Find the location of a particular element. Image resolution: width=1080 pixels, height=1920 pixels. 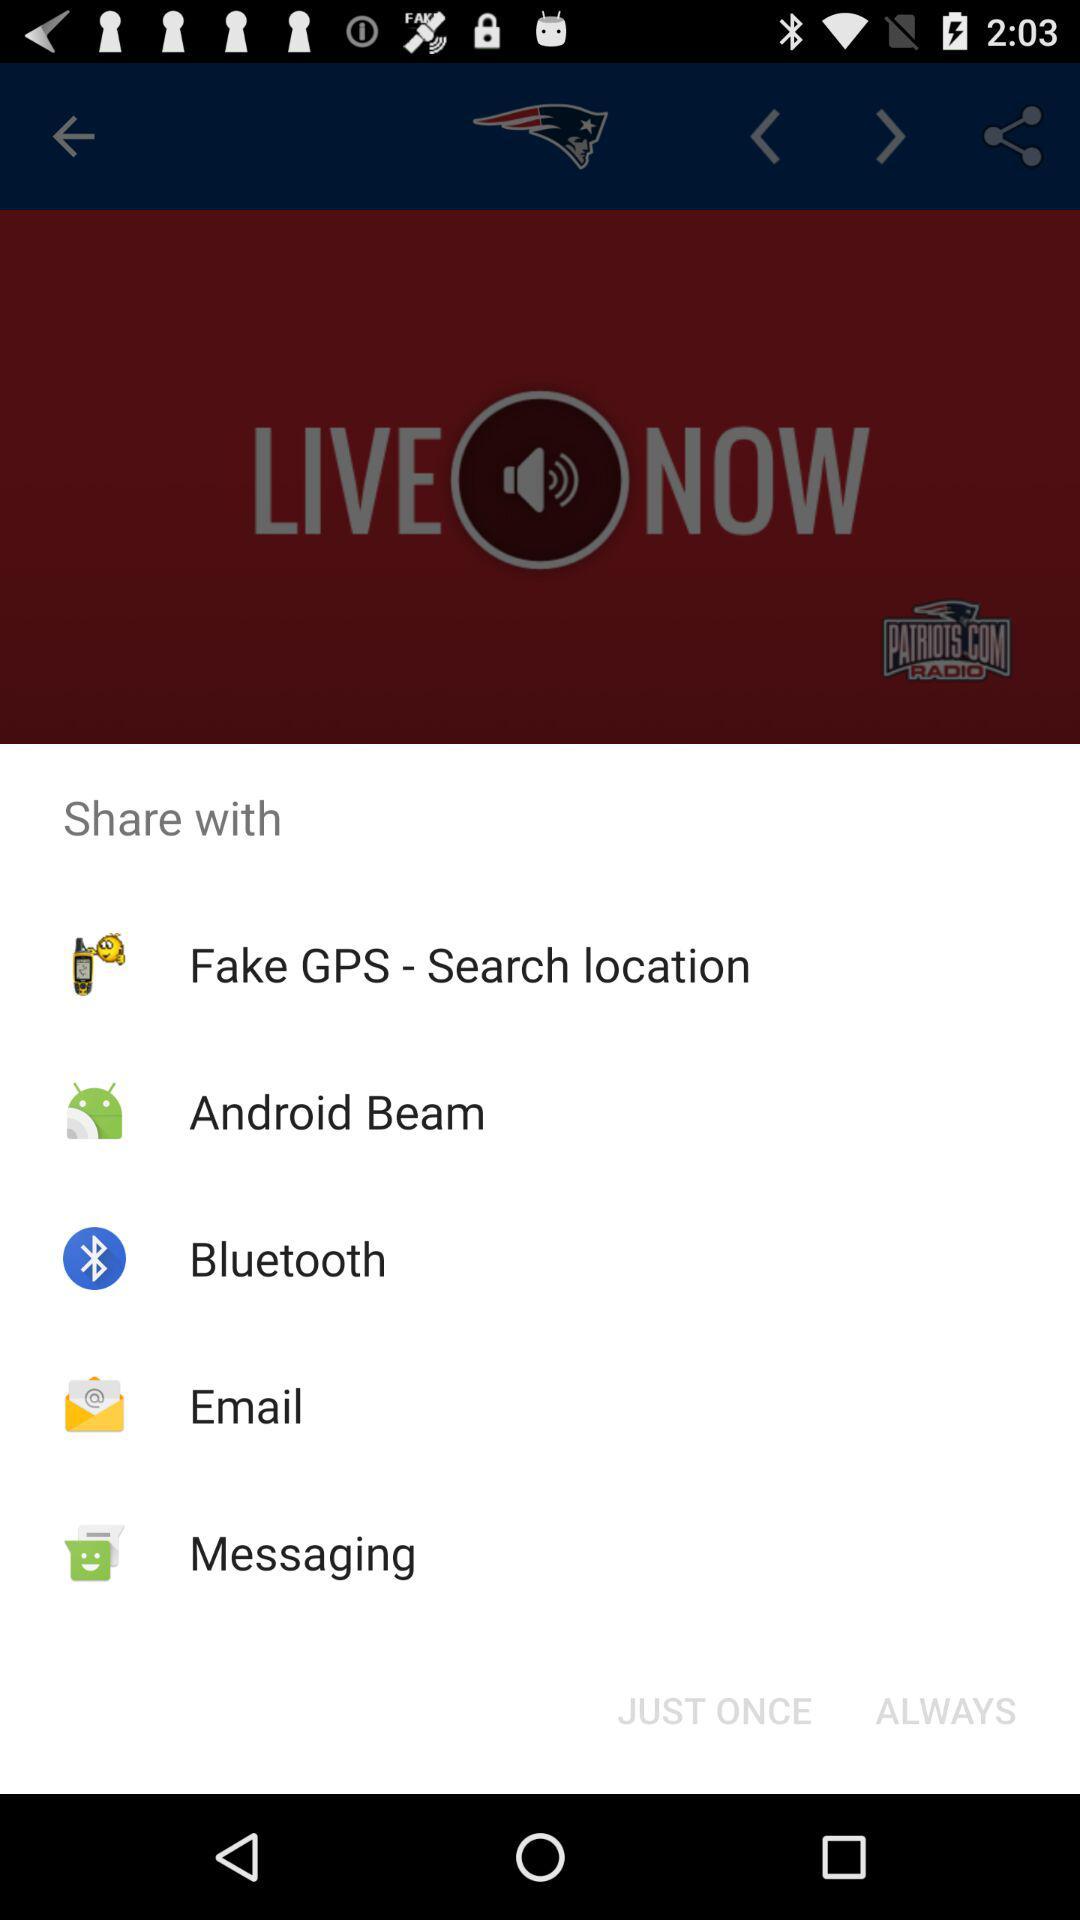

the messaging item is located at coordinates (303, 1551).